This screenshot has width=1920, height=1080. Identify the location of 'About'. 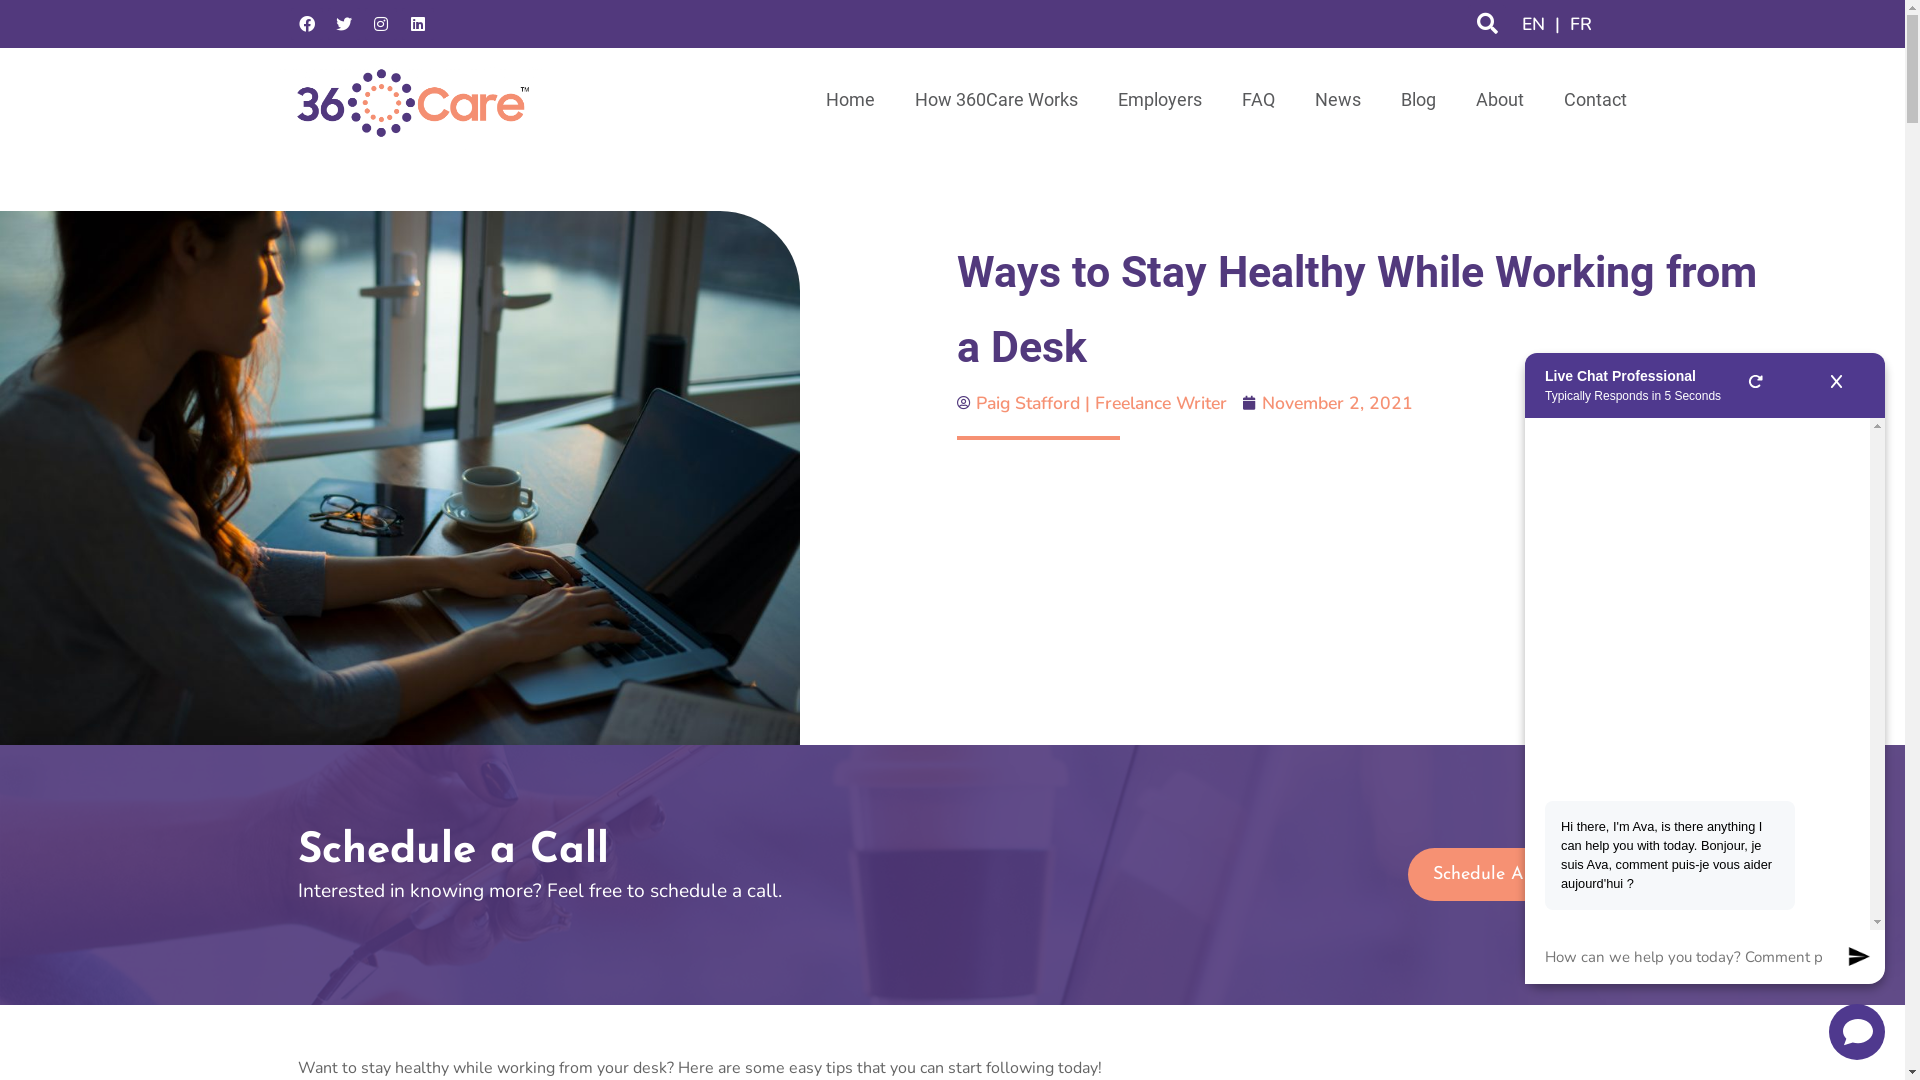
(1499, 100).